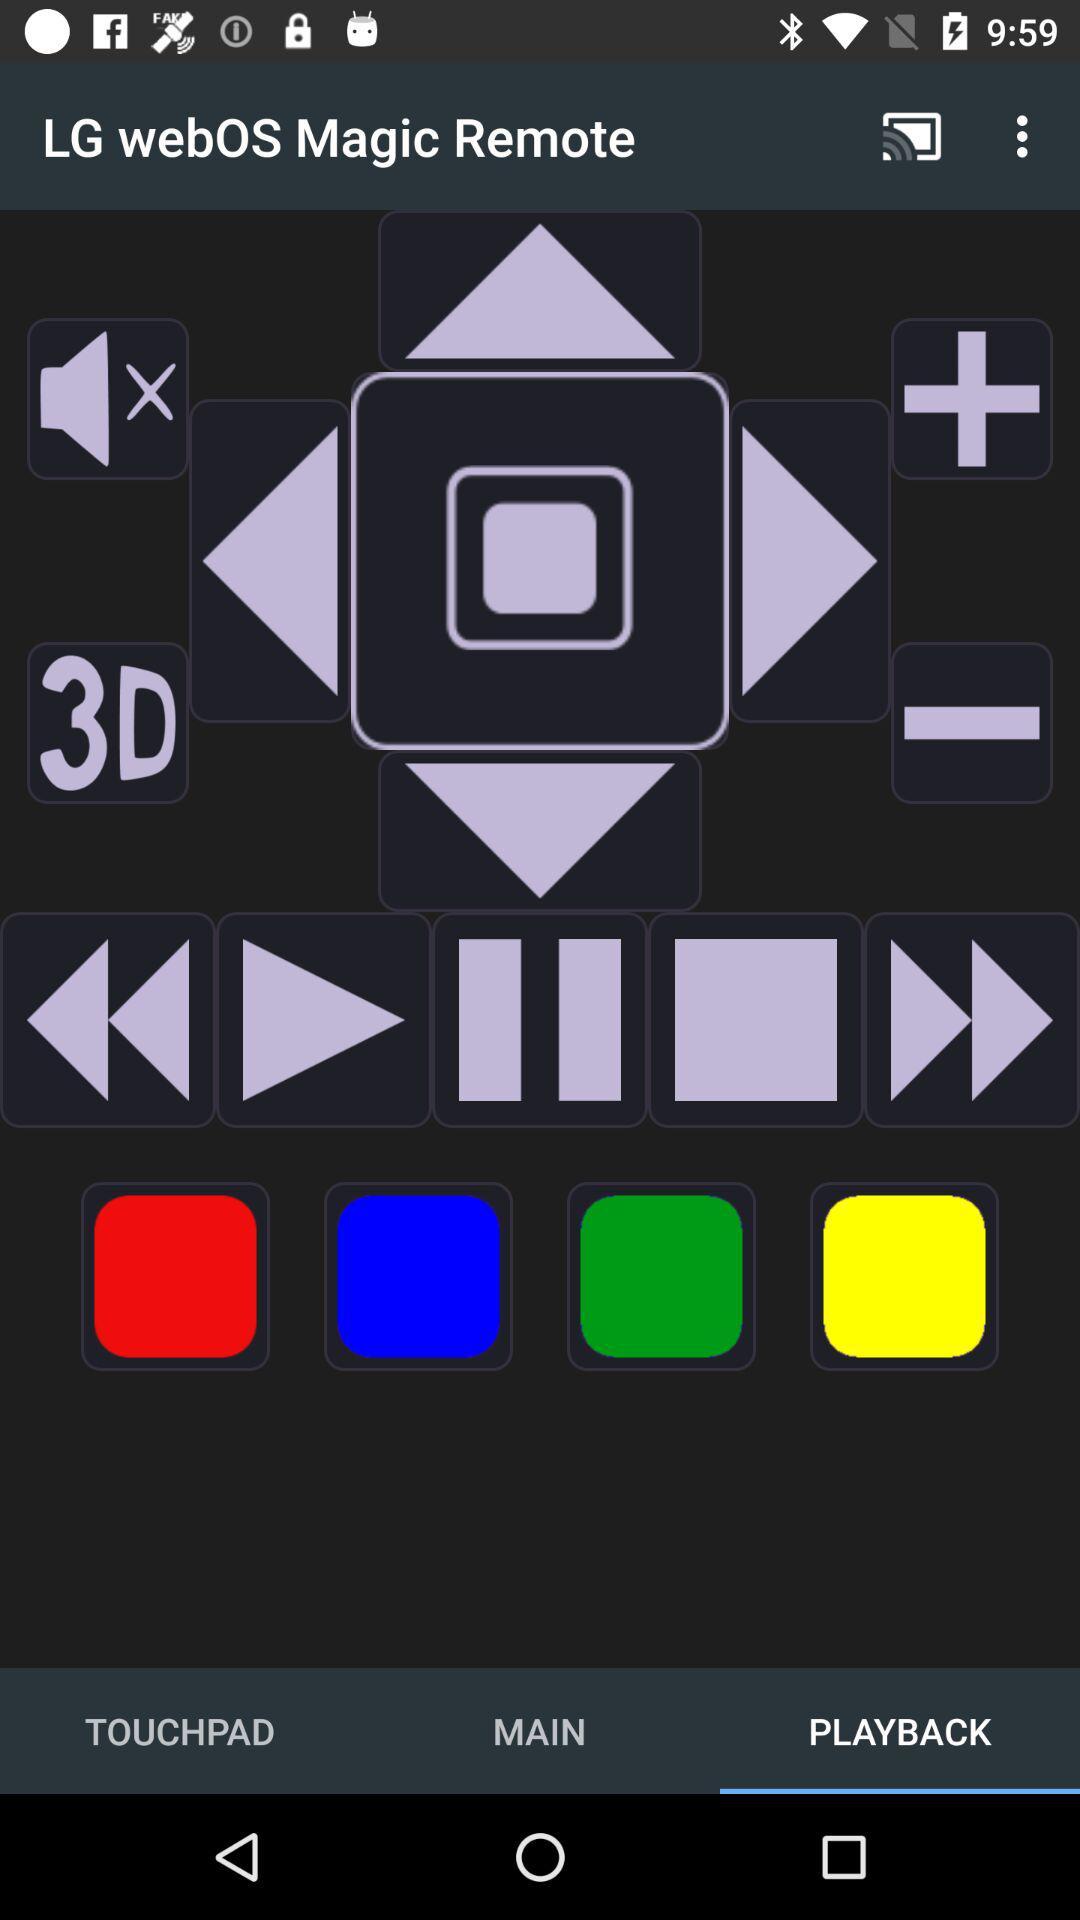 This screenshot has width=1080, height=1920. I want to click on the expand_less icon, so click(540, 290).